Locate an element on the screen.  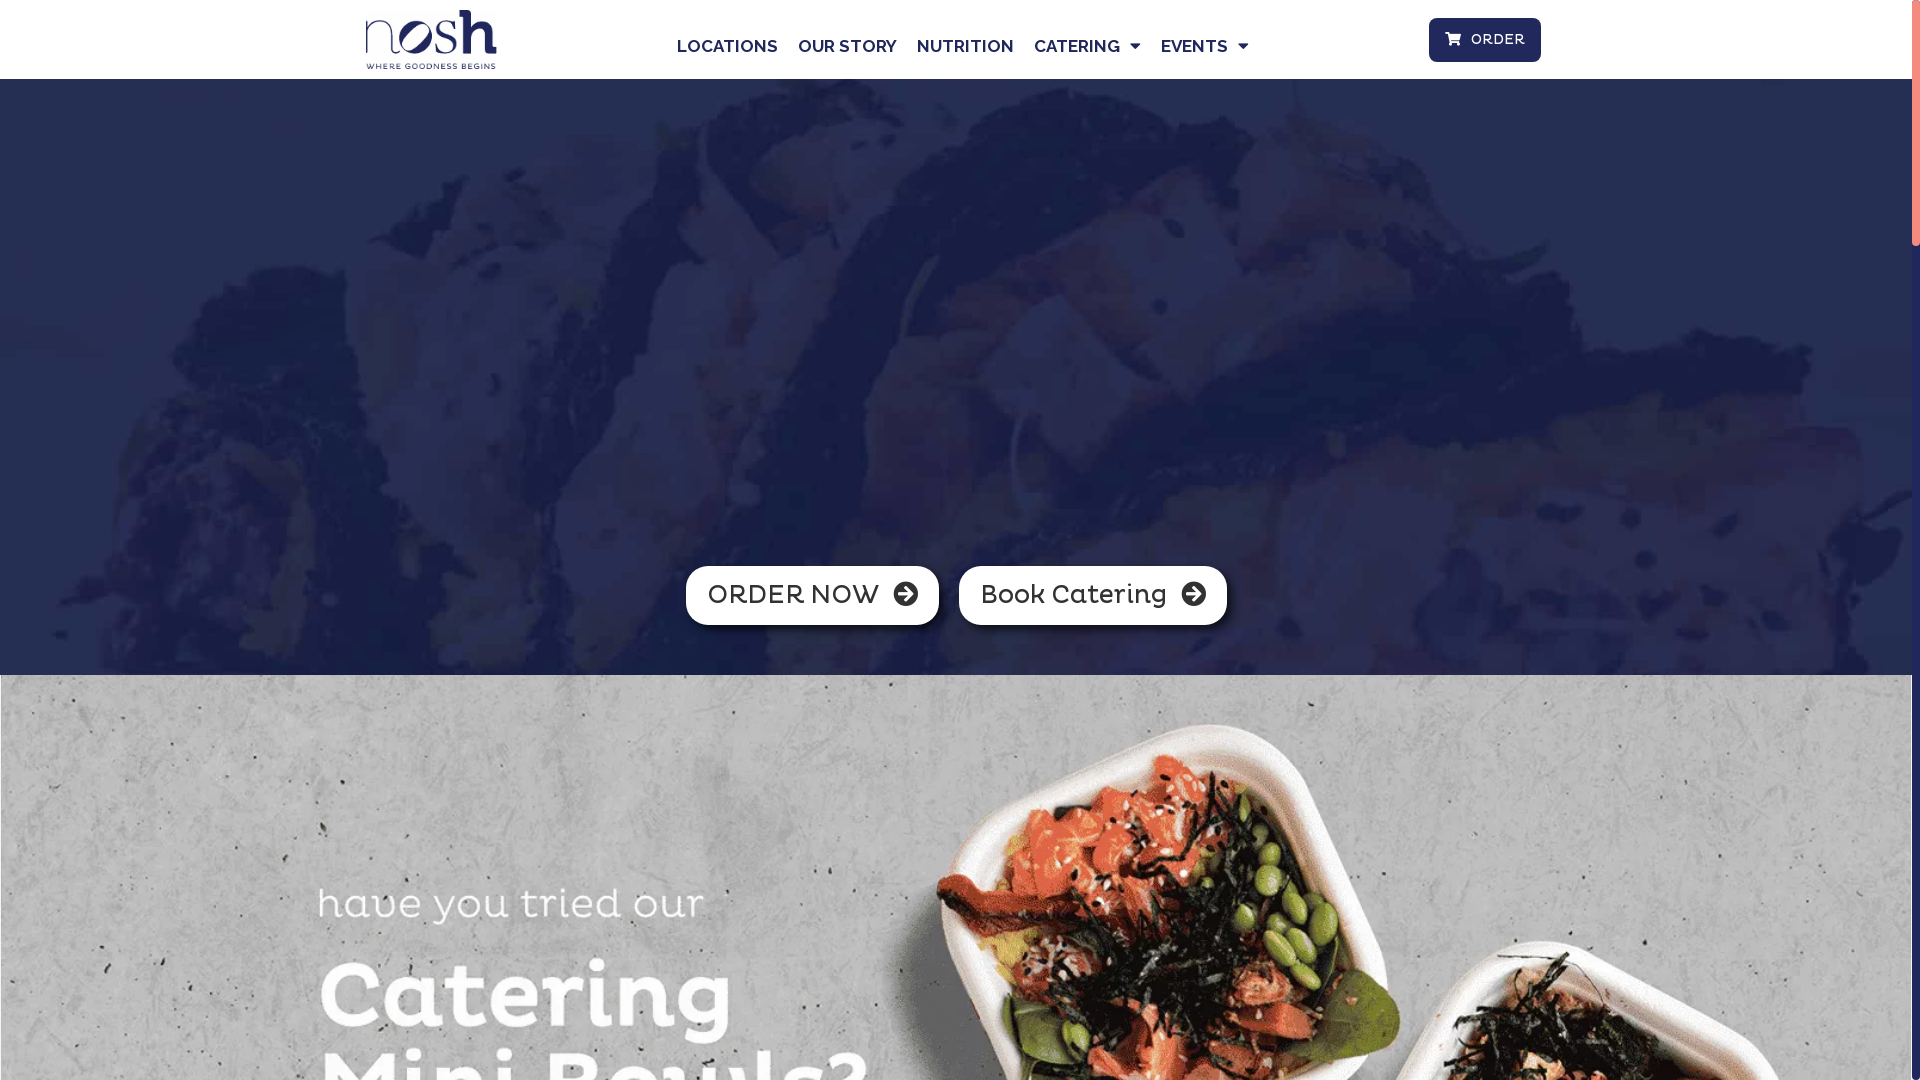
'LOCATIONS' is located at coordinates (726, 45).